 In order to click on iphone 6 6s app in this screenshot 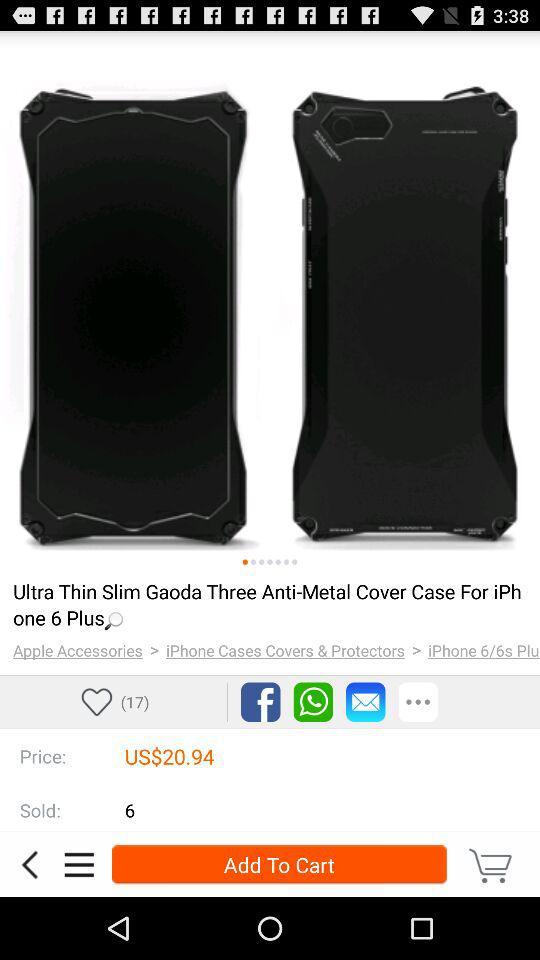, I will do `click(483, 649)`.